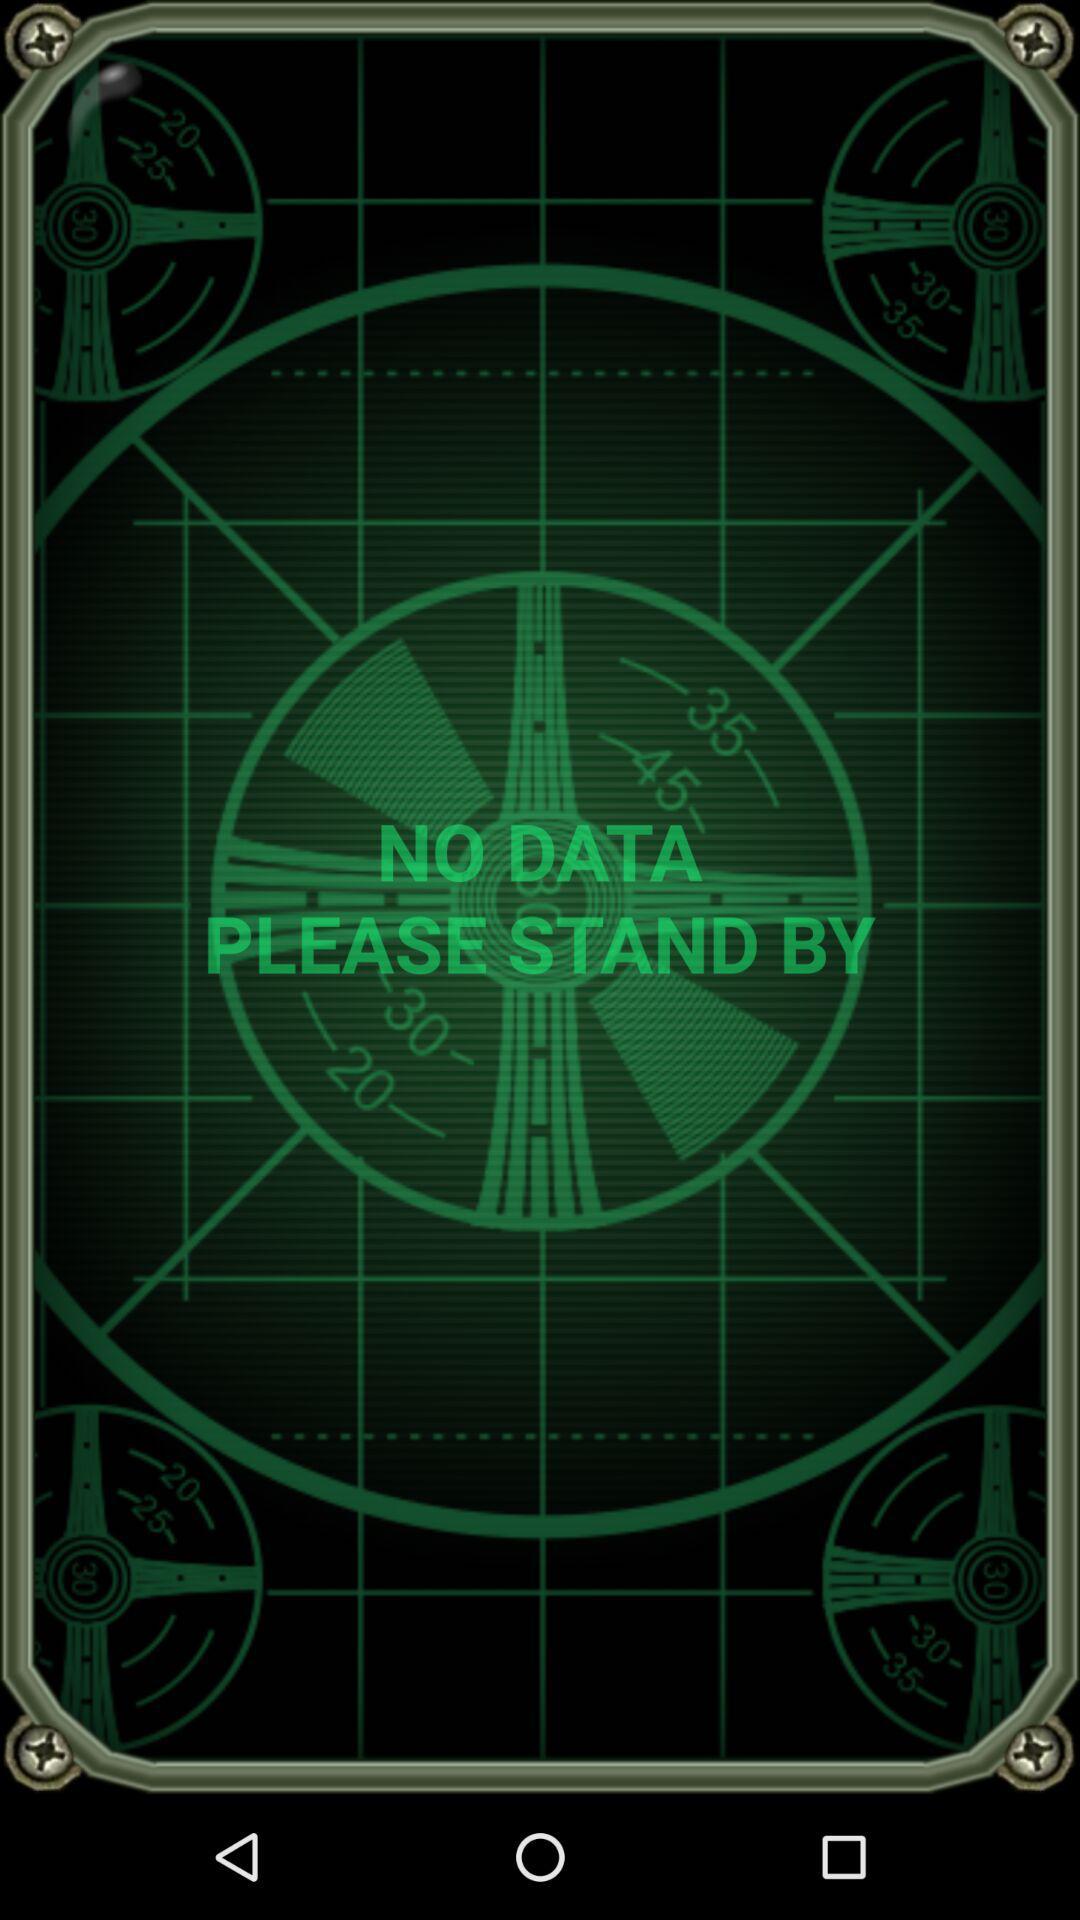  I want to click on the no data please app, so click(538, 895).